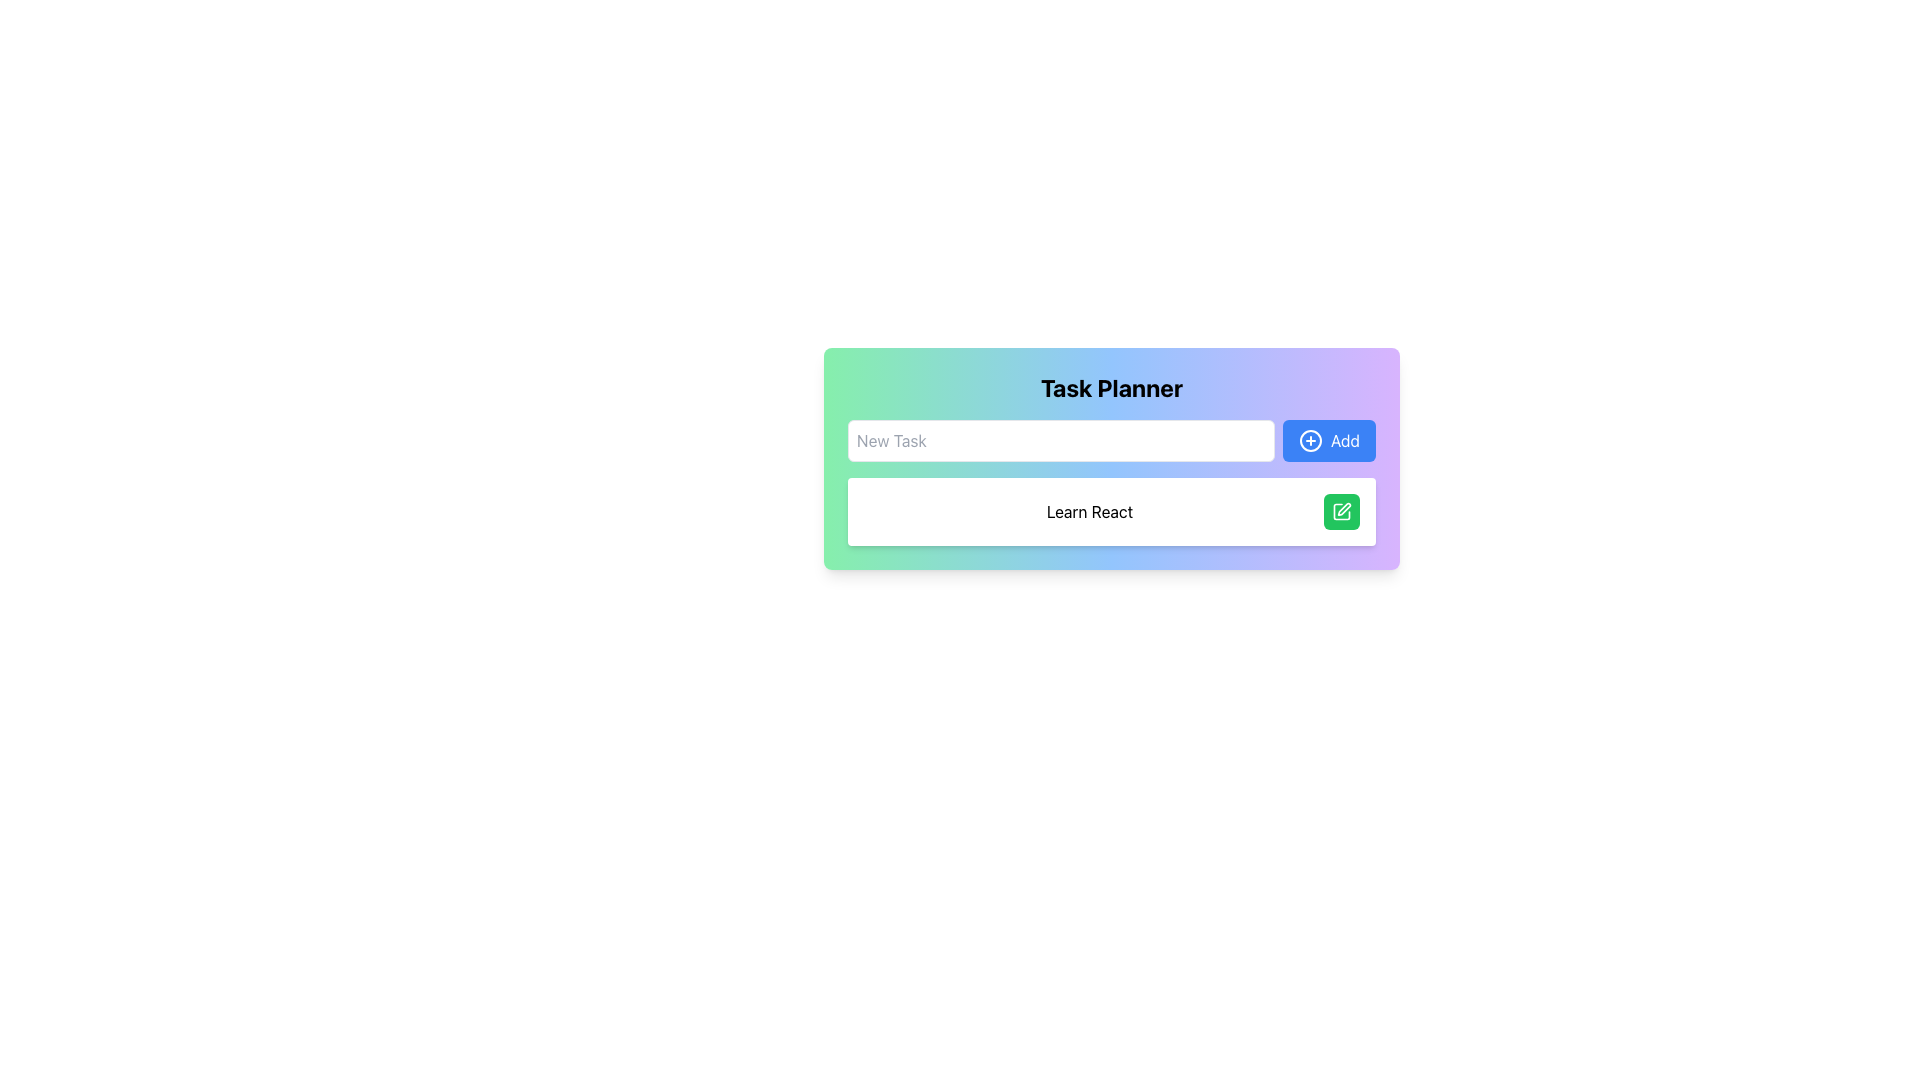 The height and width of the screenshot is (1080, 1920). What do you see at coordinates (1342, 511) in the screenshot?
I see `the green rounded rectangular button with a white pen icon` at bounding box center [1342, 511].